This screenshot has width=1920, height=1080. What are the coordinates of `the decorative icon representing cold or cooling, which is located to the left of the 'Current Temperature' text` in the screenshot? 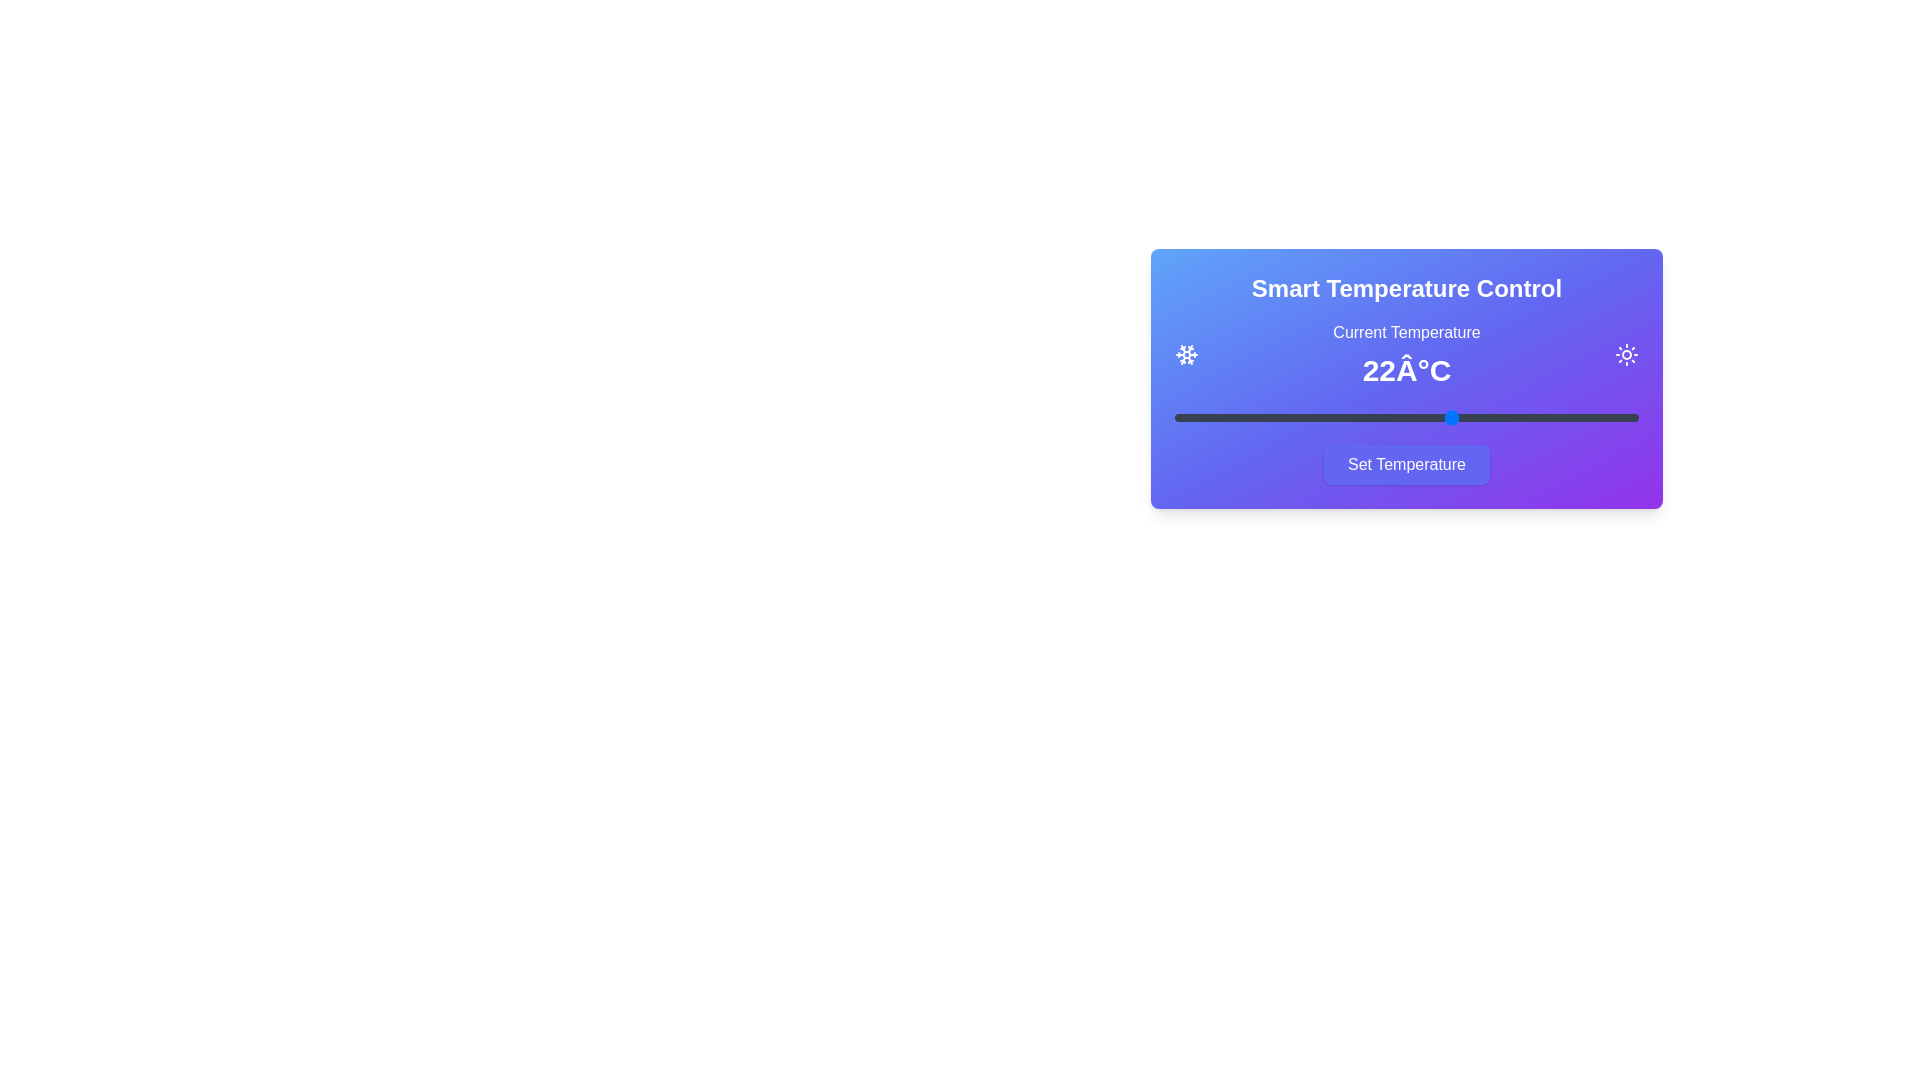 It's located at (1186, 353).